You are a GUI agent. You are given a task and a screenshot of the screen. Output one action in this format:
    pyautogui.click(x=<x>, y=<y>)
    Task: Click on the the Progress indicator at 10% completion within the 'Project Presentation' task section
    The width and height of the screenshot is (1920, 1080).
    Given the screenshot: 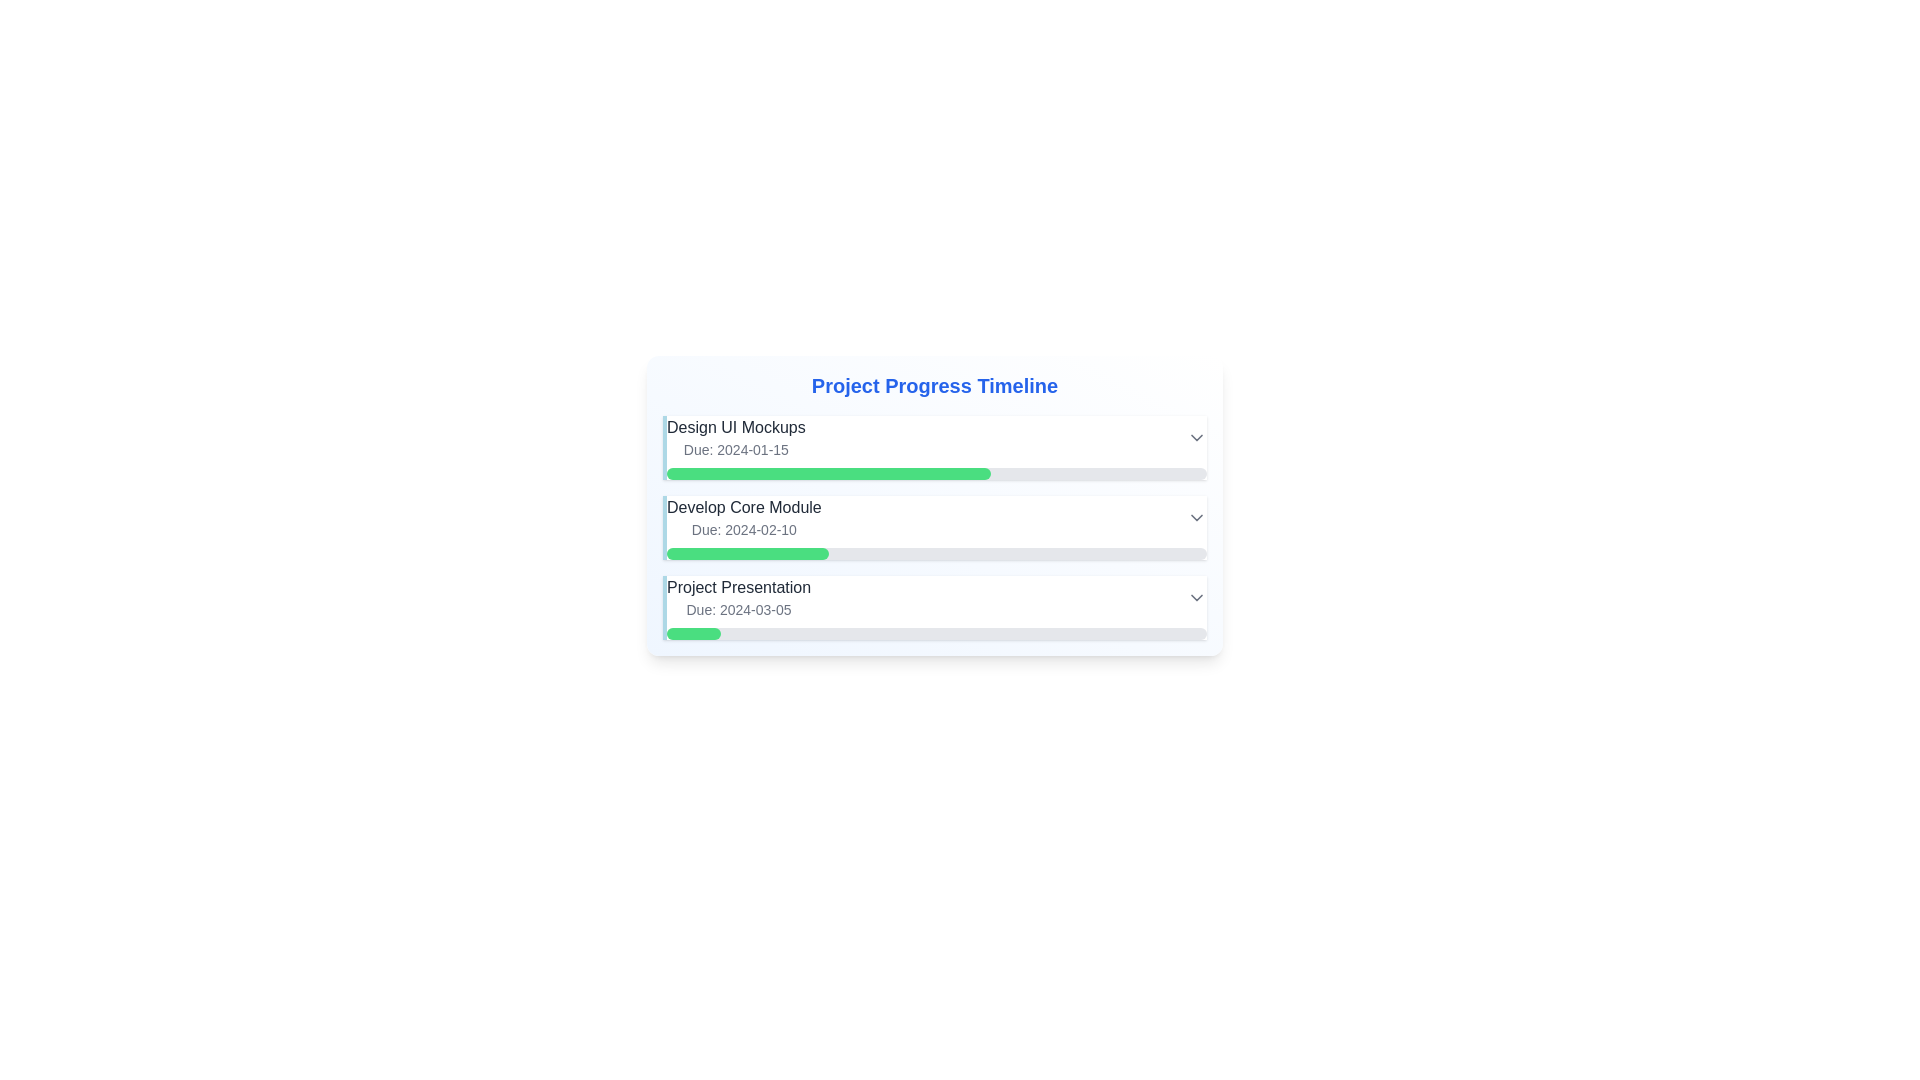 What is the action you would take?
    pyautogui.click(x=694, y=633)
    